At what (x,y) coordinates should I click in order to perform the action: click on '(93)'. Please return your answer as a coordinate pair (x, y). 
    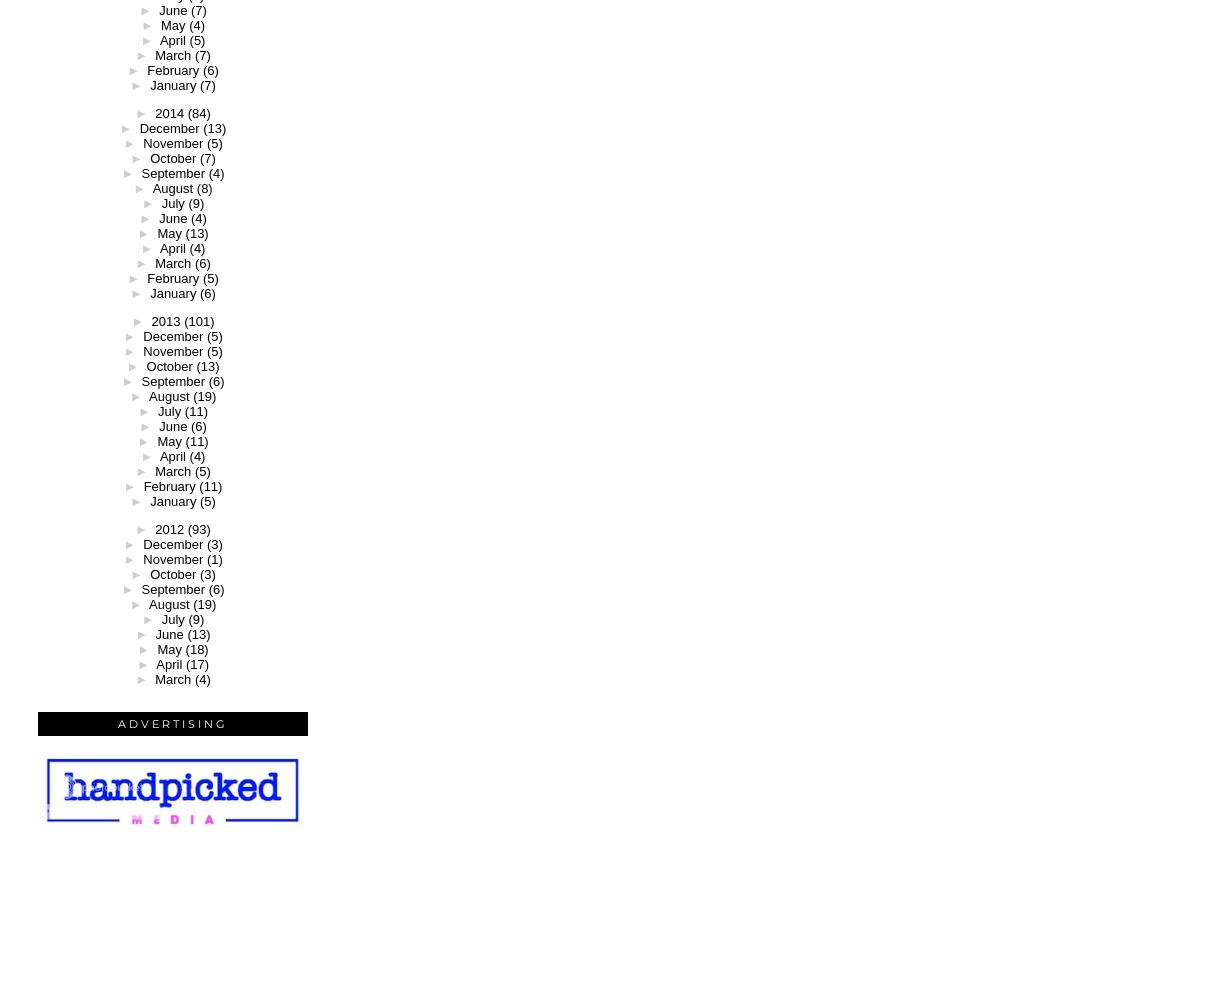
    Looking at the image, I should click on (198, 528).